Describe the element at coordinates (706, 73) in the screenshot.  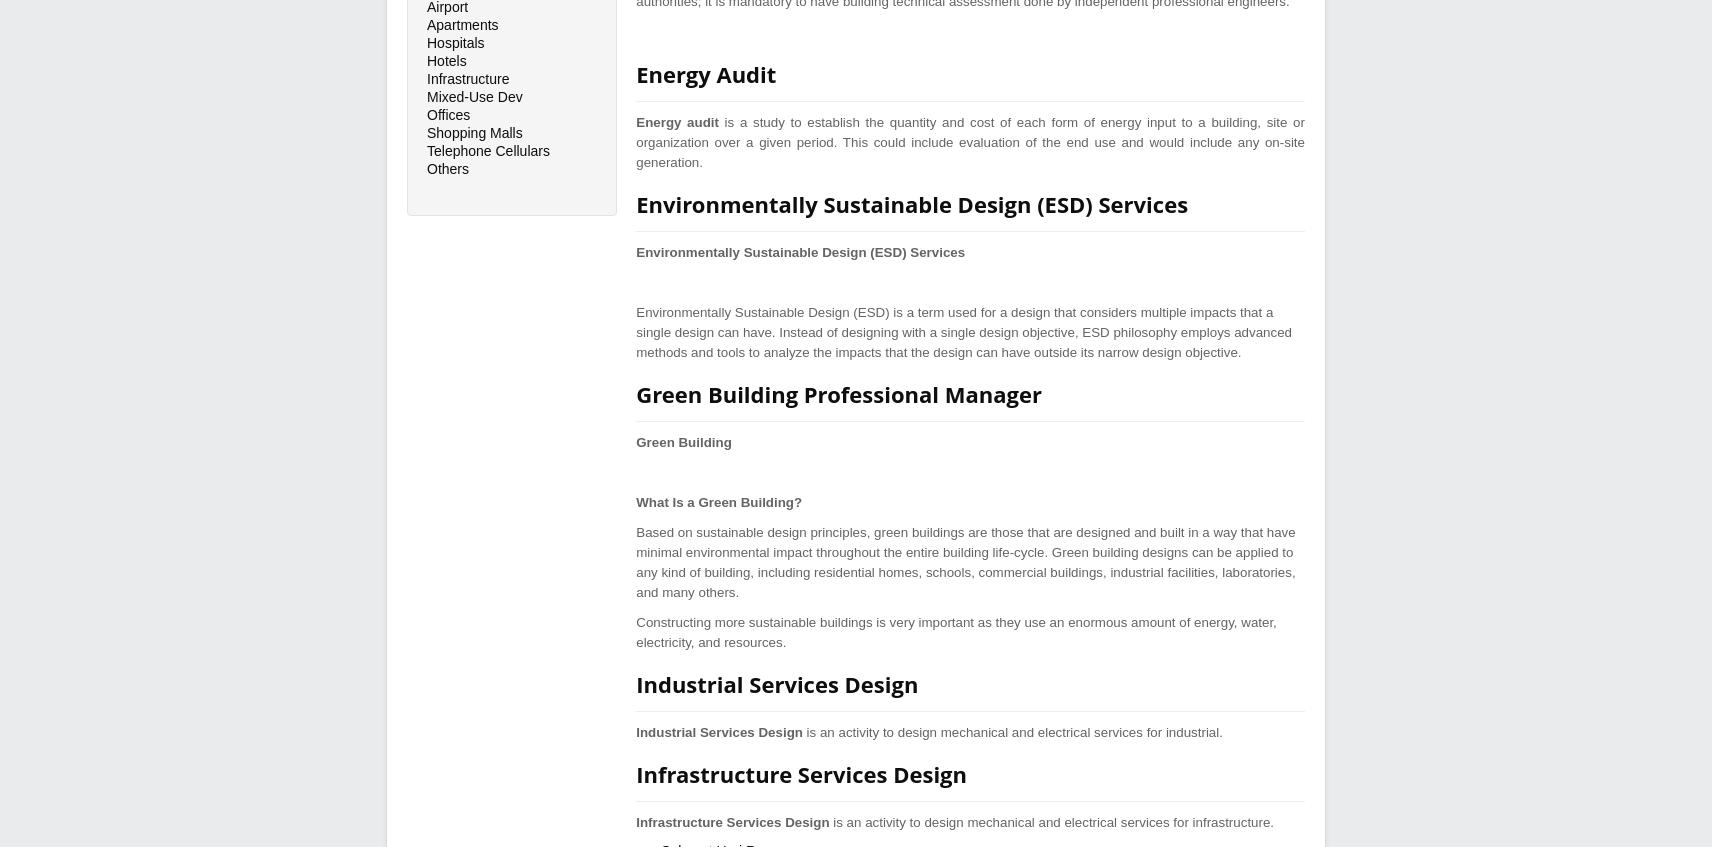
I see `'Energy Audit'` at that location.